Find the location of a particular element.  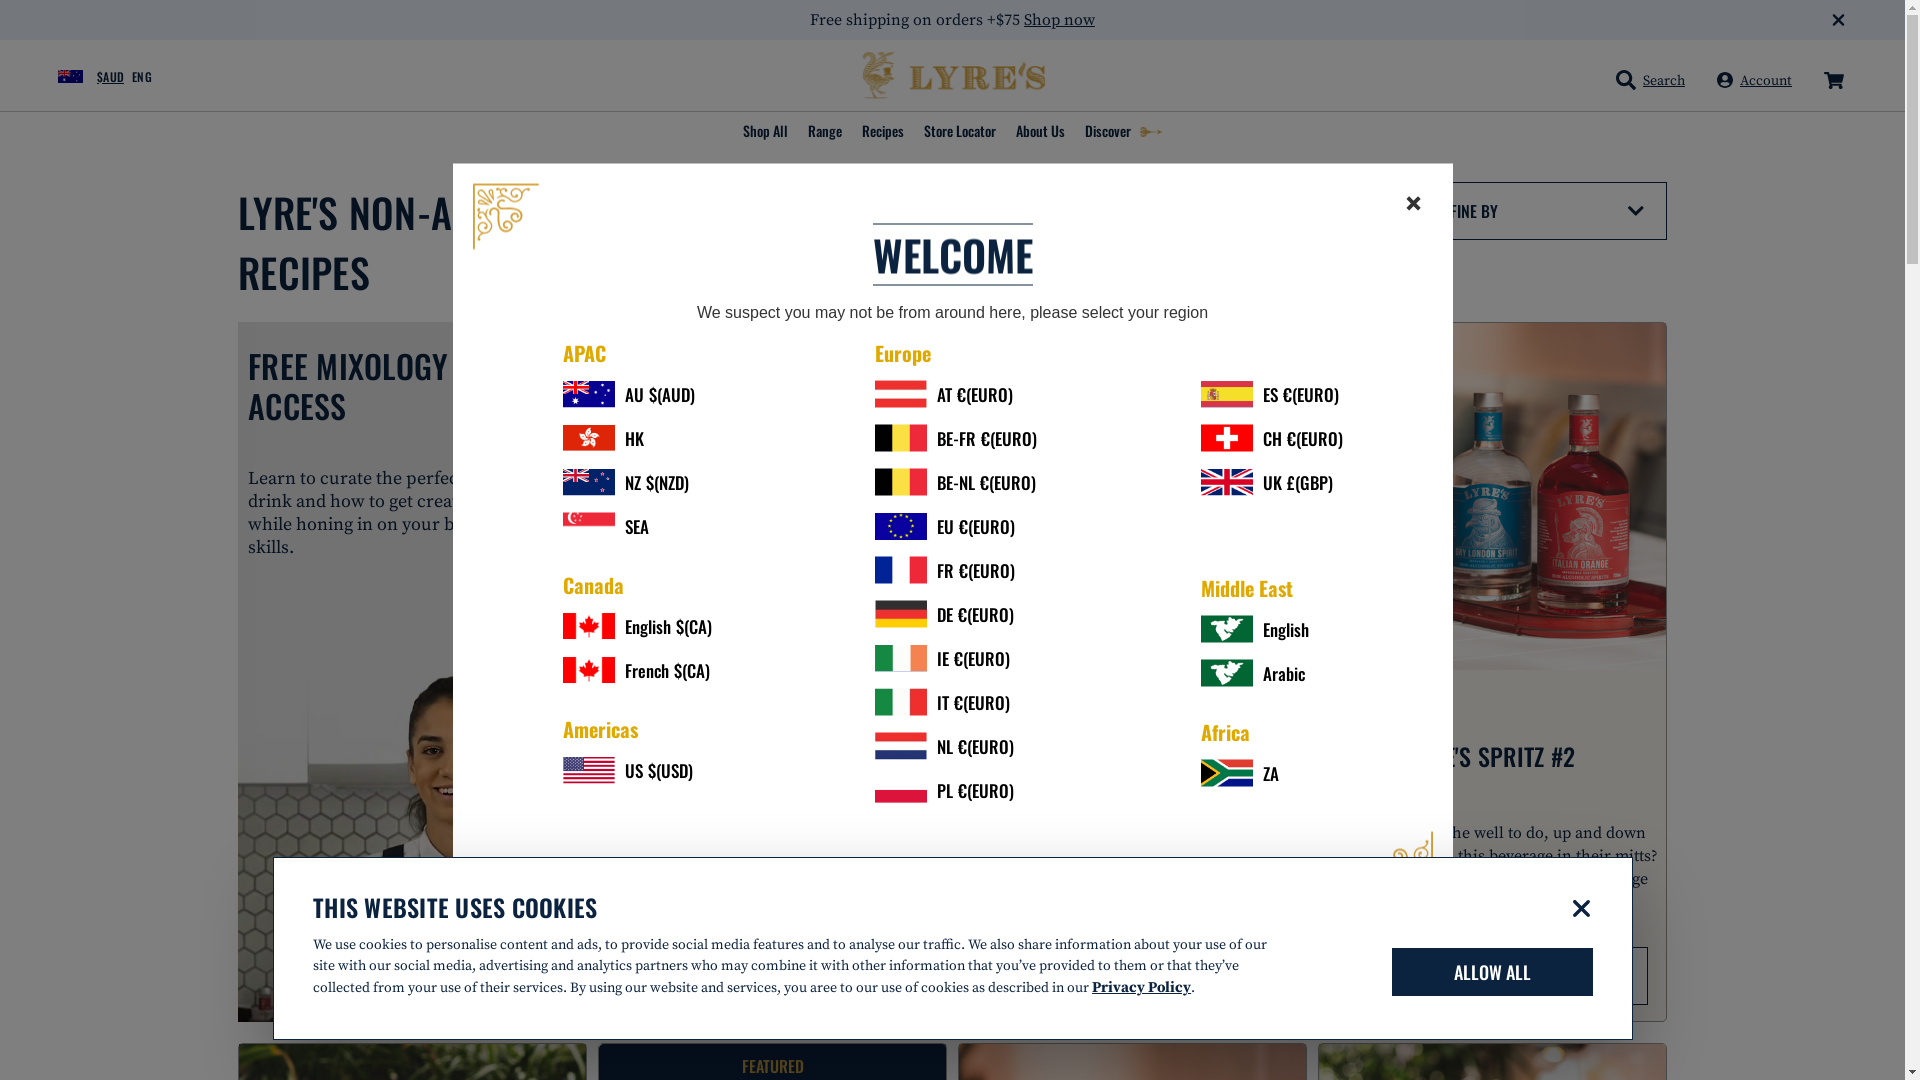

'VIEW RECIPE' is located at coordinates (1132, 974).